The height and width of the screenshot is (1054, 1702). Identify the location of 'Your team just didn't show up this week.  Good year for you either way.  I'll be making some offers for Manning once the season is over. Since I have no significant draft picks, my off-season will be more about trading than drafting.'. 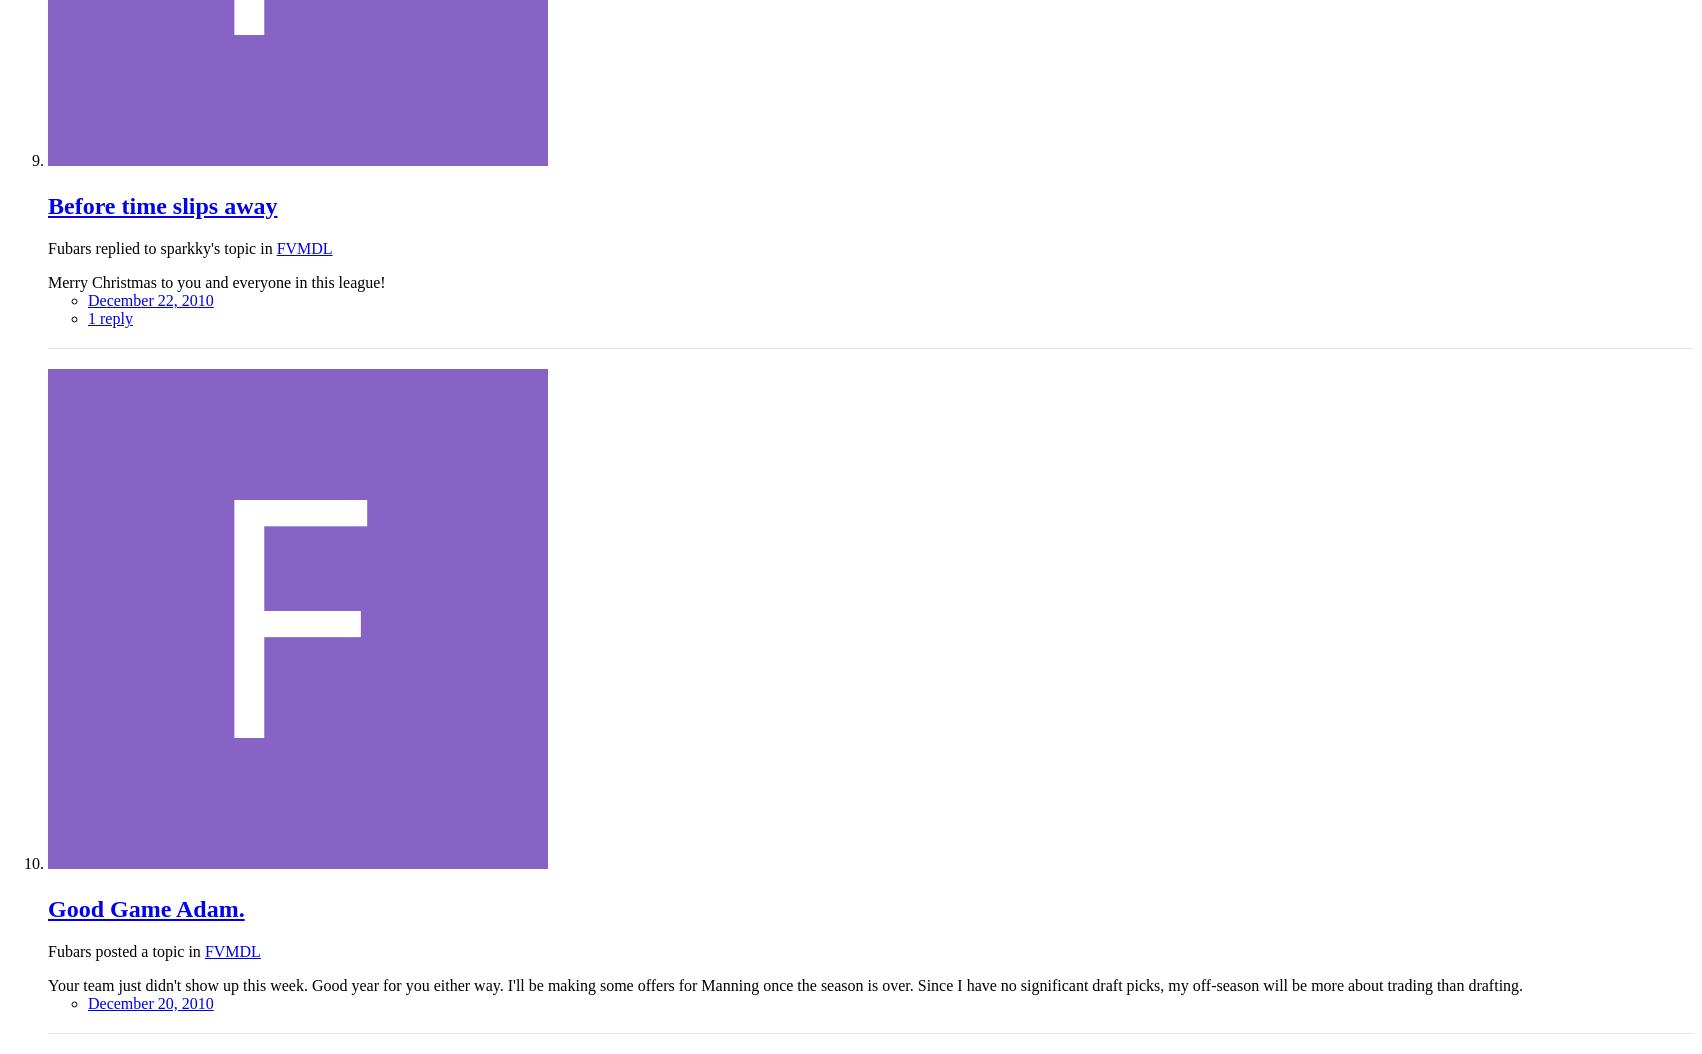
(47, 985).